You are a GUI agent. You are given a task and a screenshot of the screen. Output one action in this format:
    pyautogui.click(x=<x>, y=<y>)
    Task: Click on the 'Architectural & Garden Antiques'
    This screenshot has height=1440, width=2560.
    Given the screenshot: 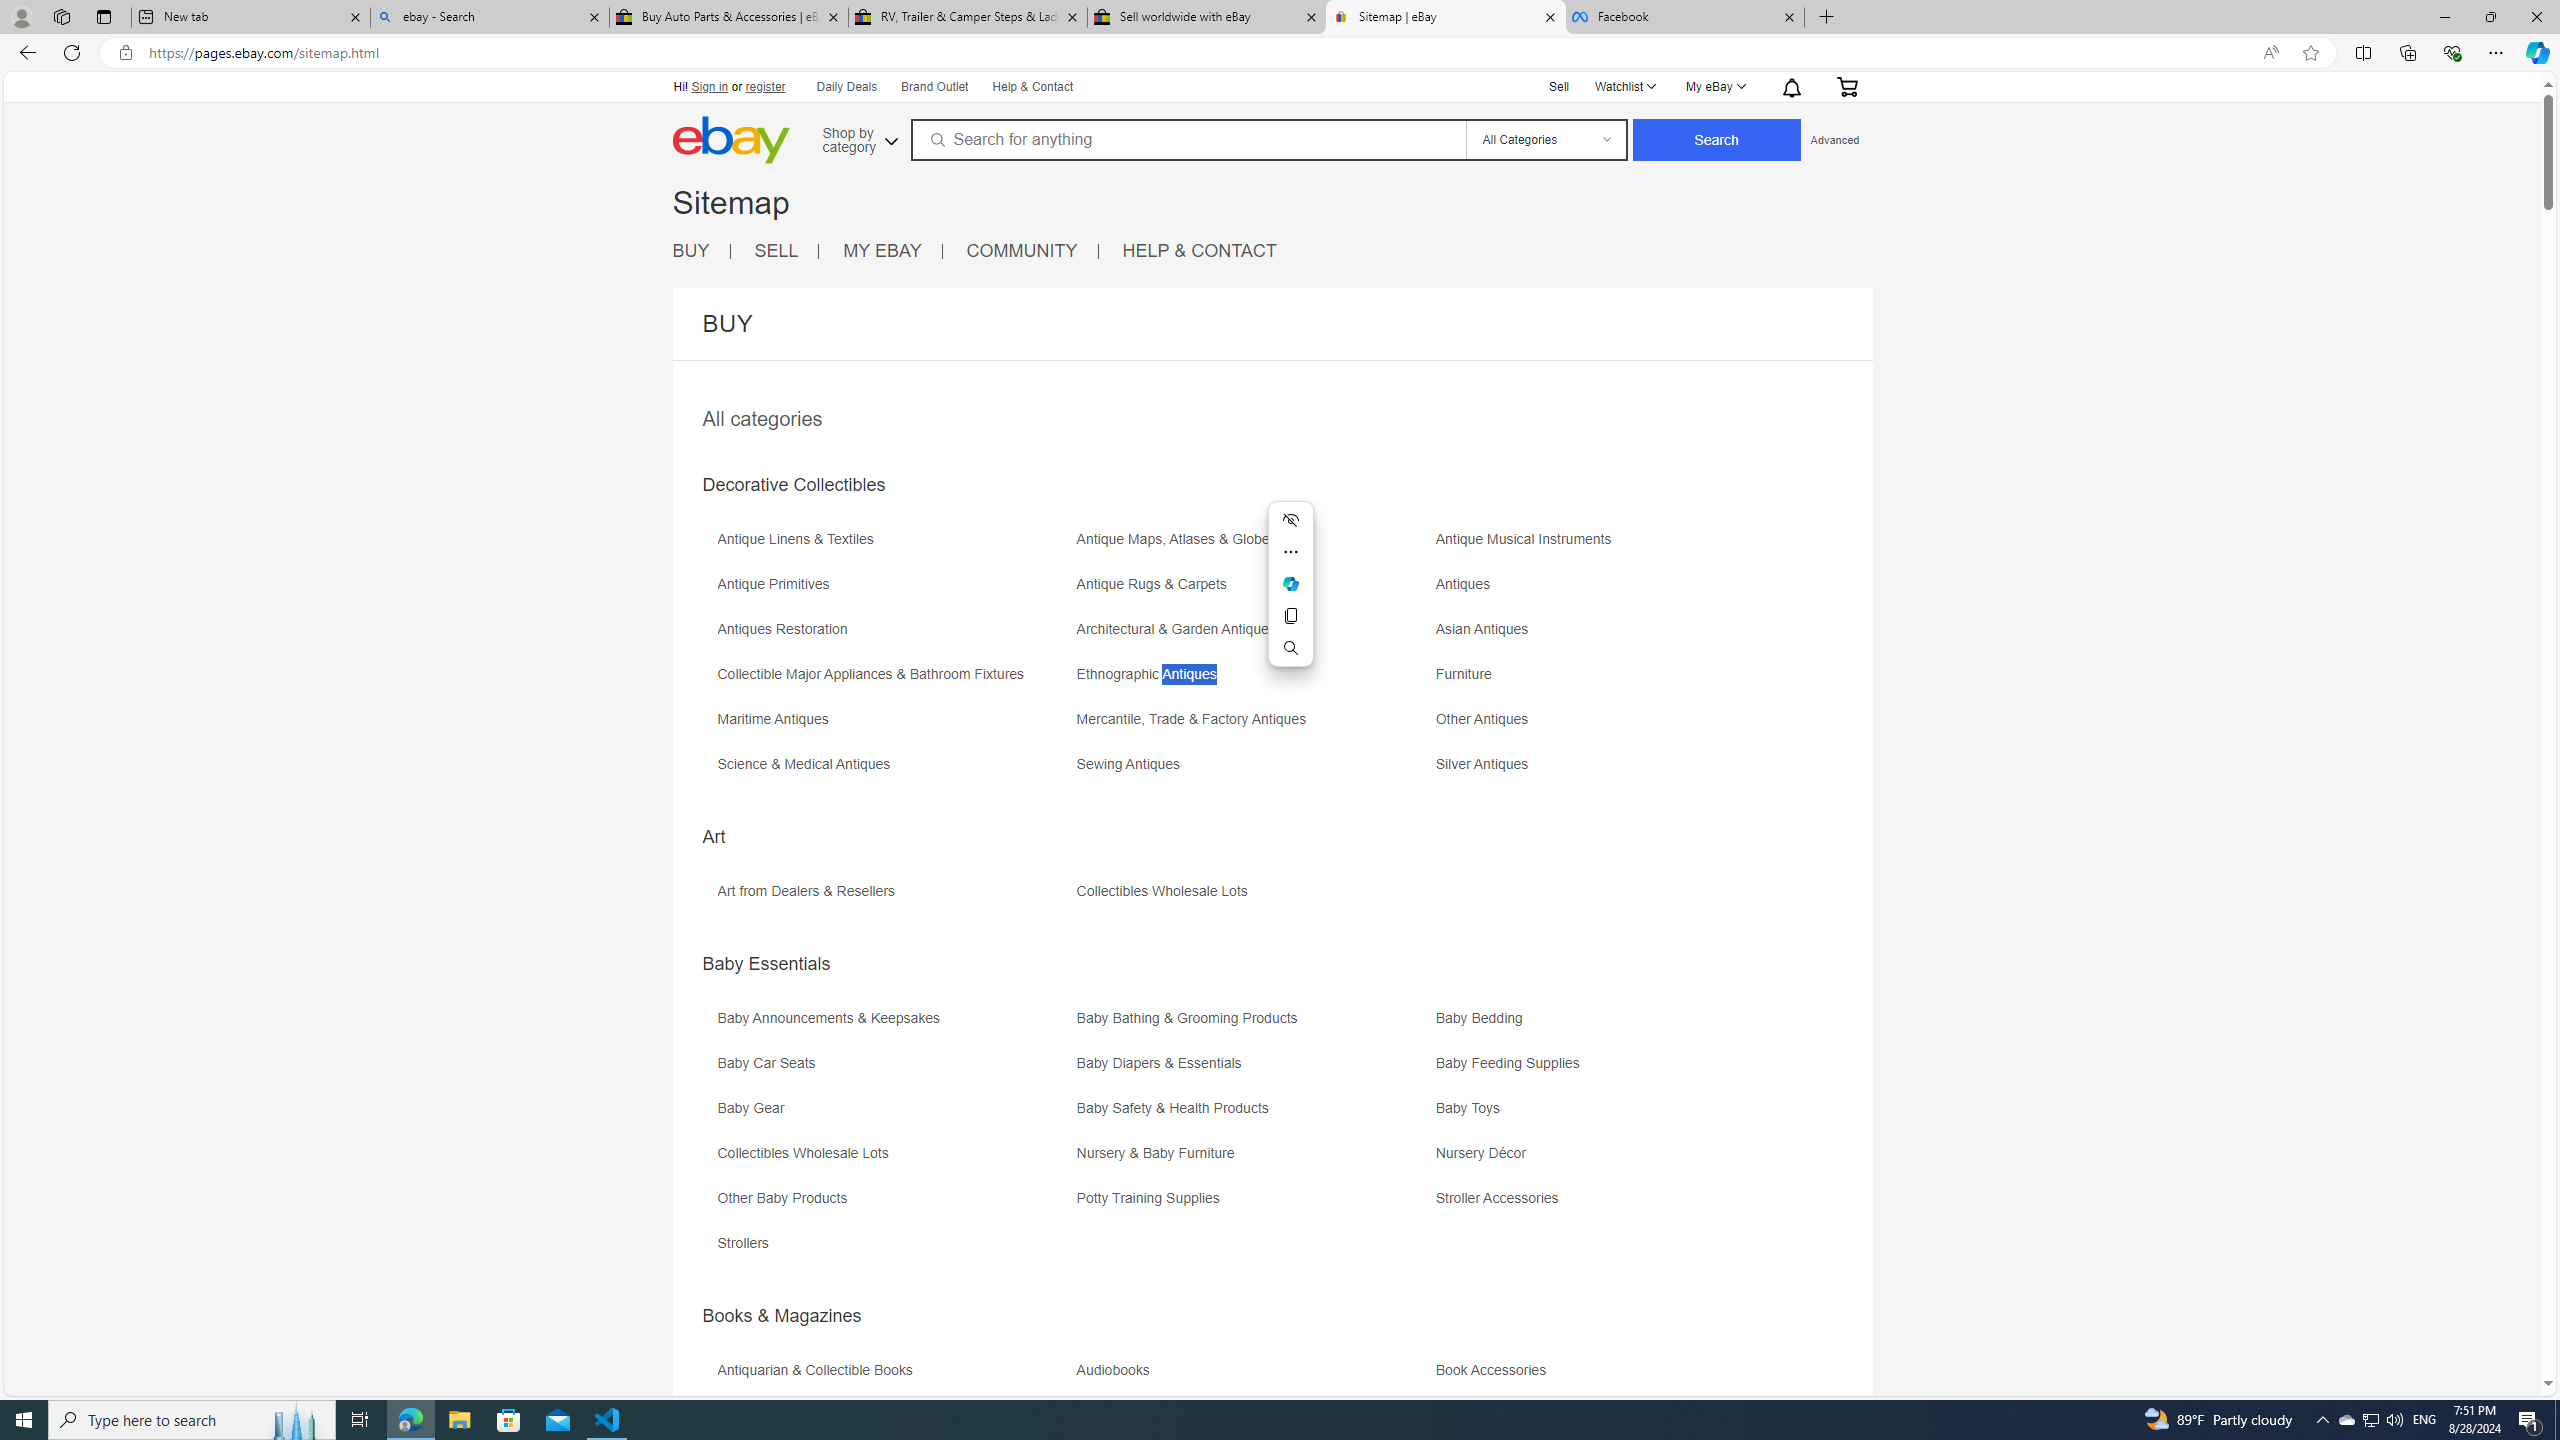 What is the action you would take?
    pyautogui.click(x=1252, y=635)
    